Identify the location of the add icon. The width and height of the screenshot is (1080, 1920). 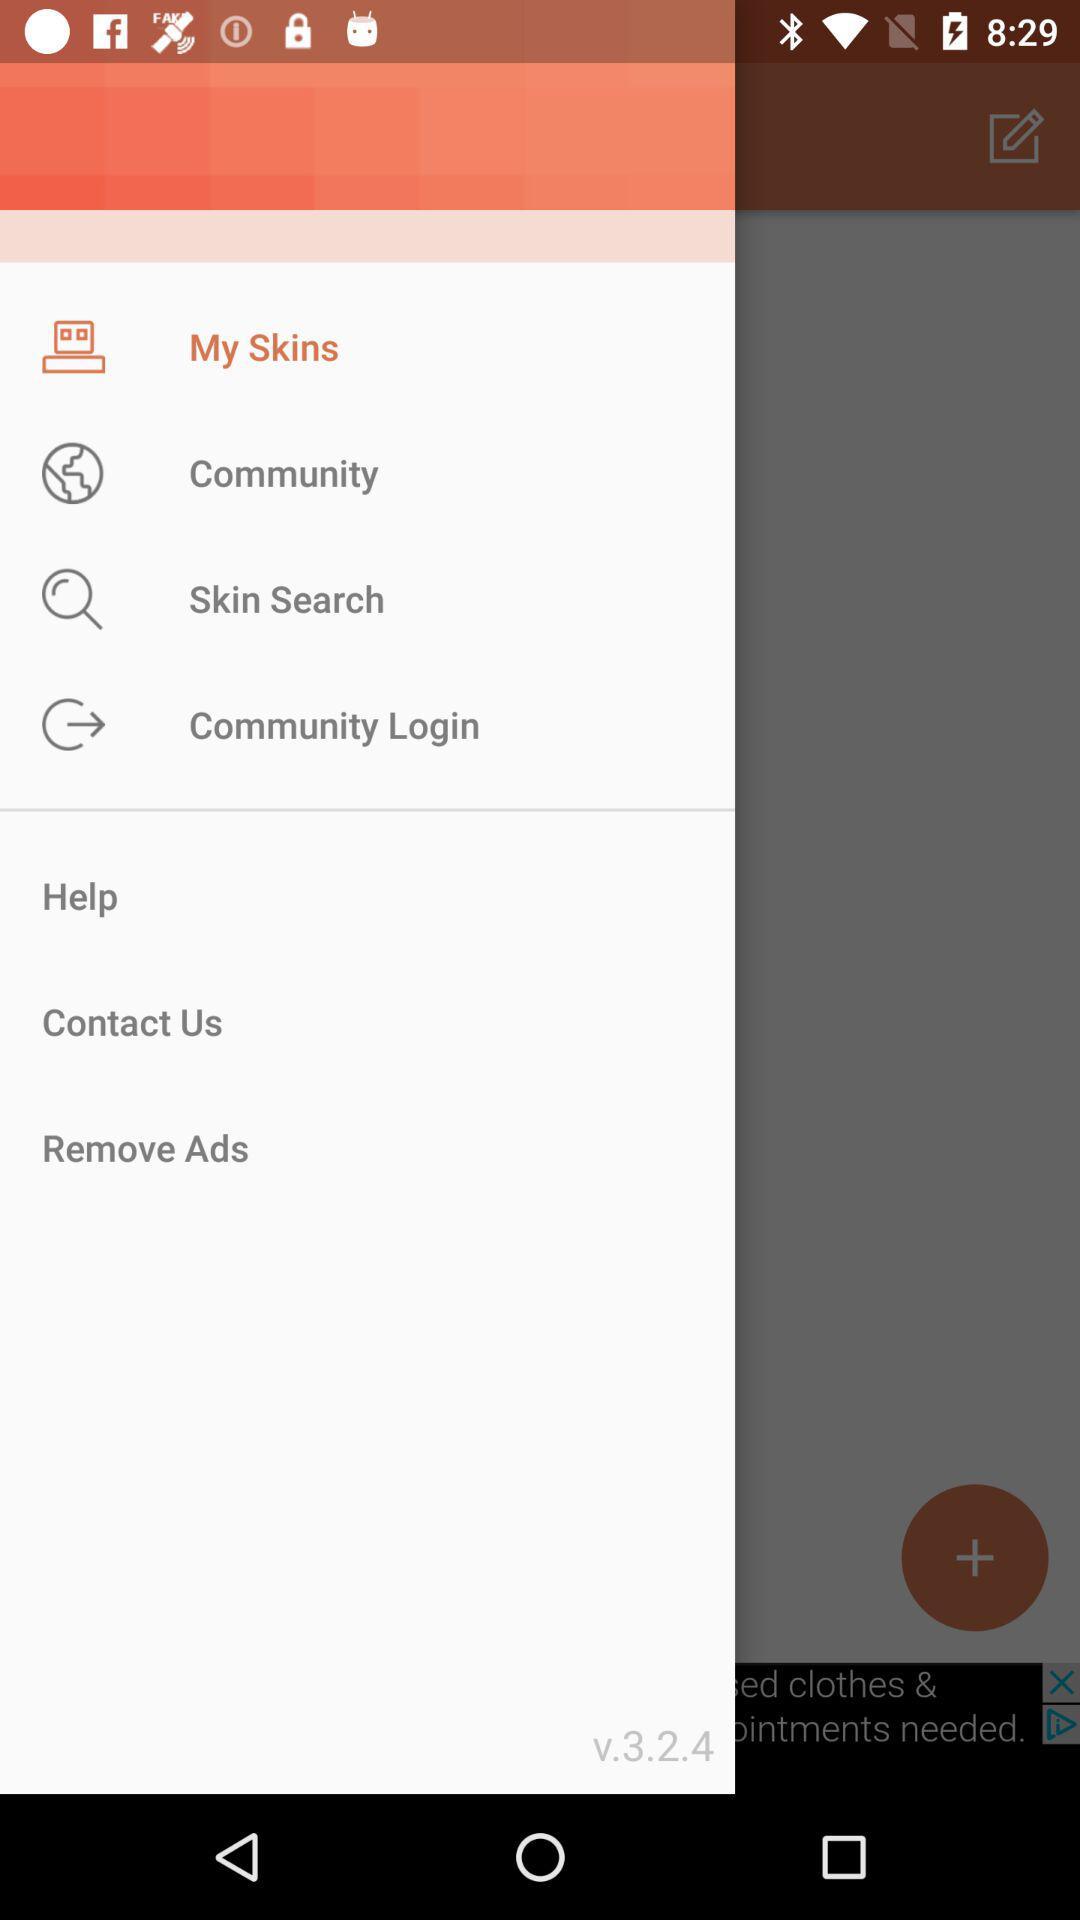
(974, 1556).